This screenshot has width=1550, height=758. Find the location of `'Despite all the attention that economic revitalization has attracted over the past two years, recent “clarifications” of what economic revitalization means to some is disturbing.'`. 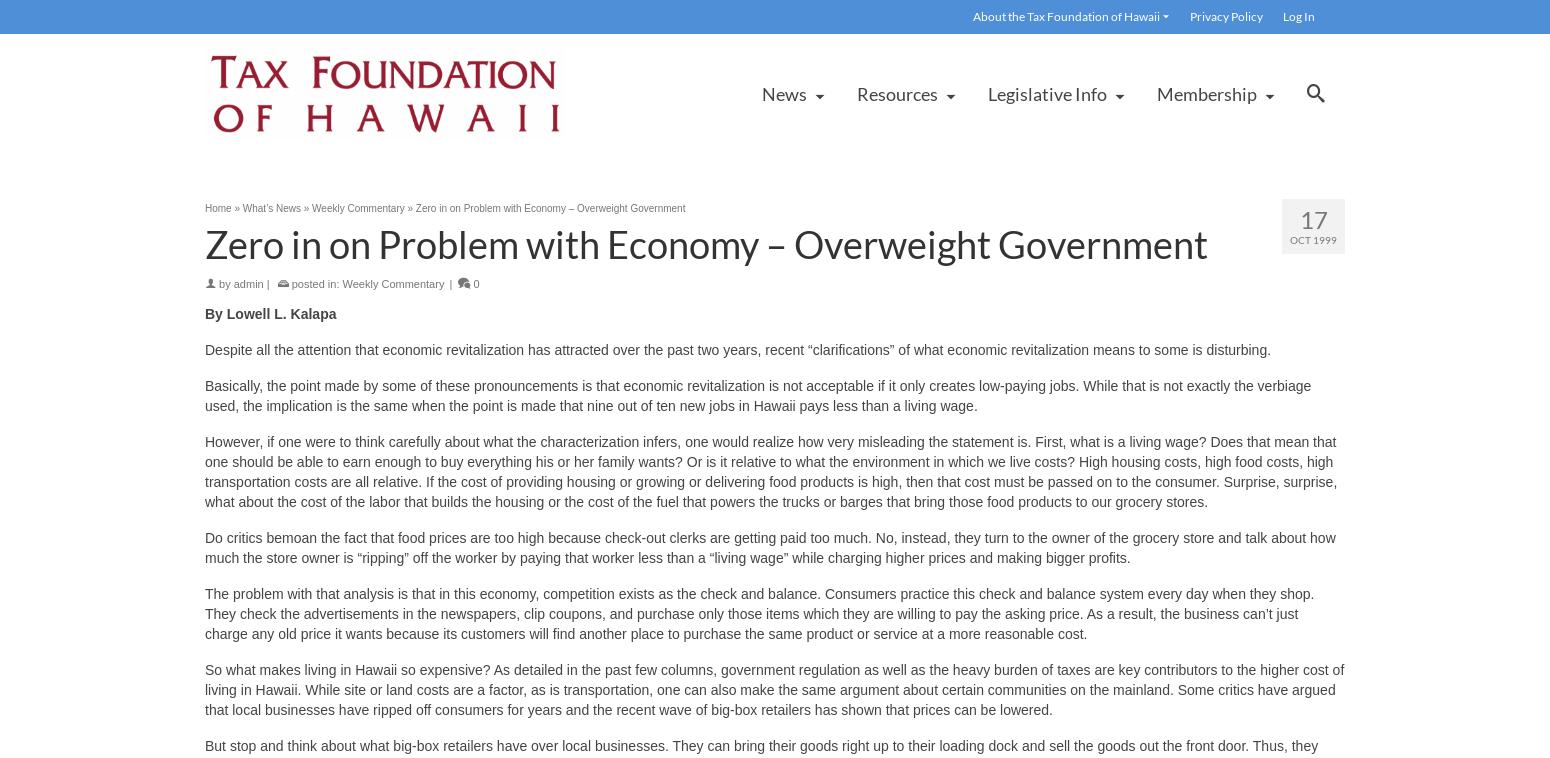

'Despite all the attention that economic revitalization has attracted over the past two years, recent “clarifications” of what economic revitalization means to some is disturbing.' is located at coordinates (737, 349).